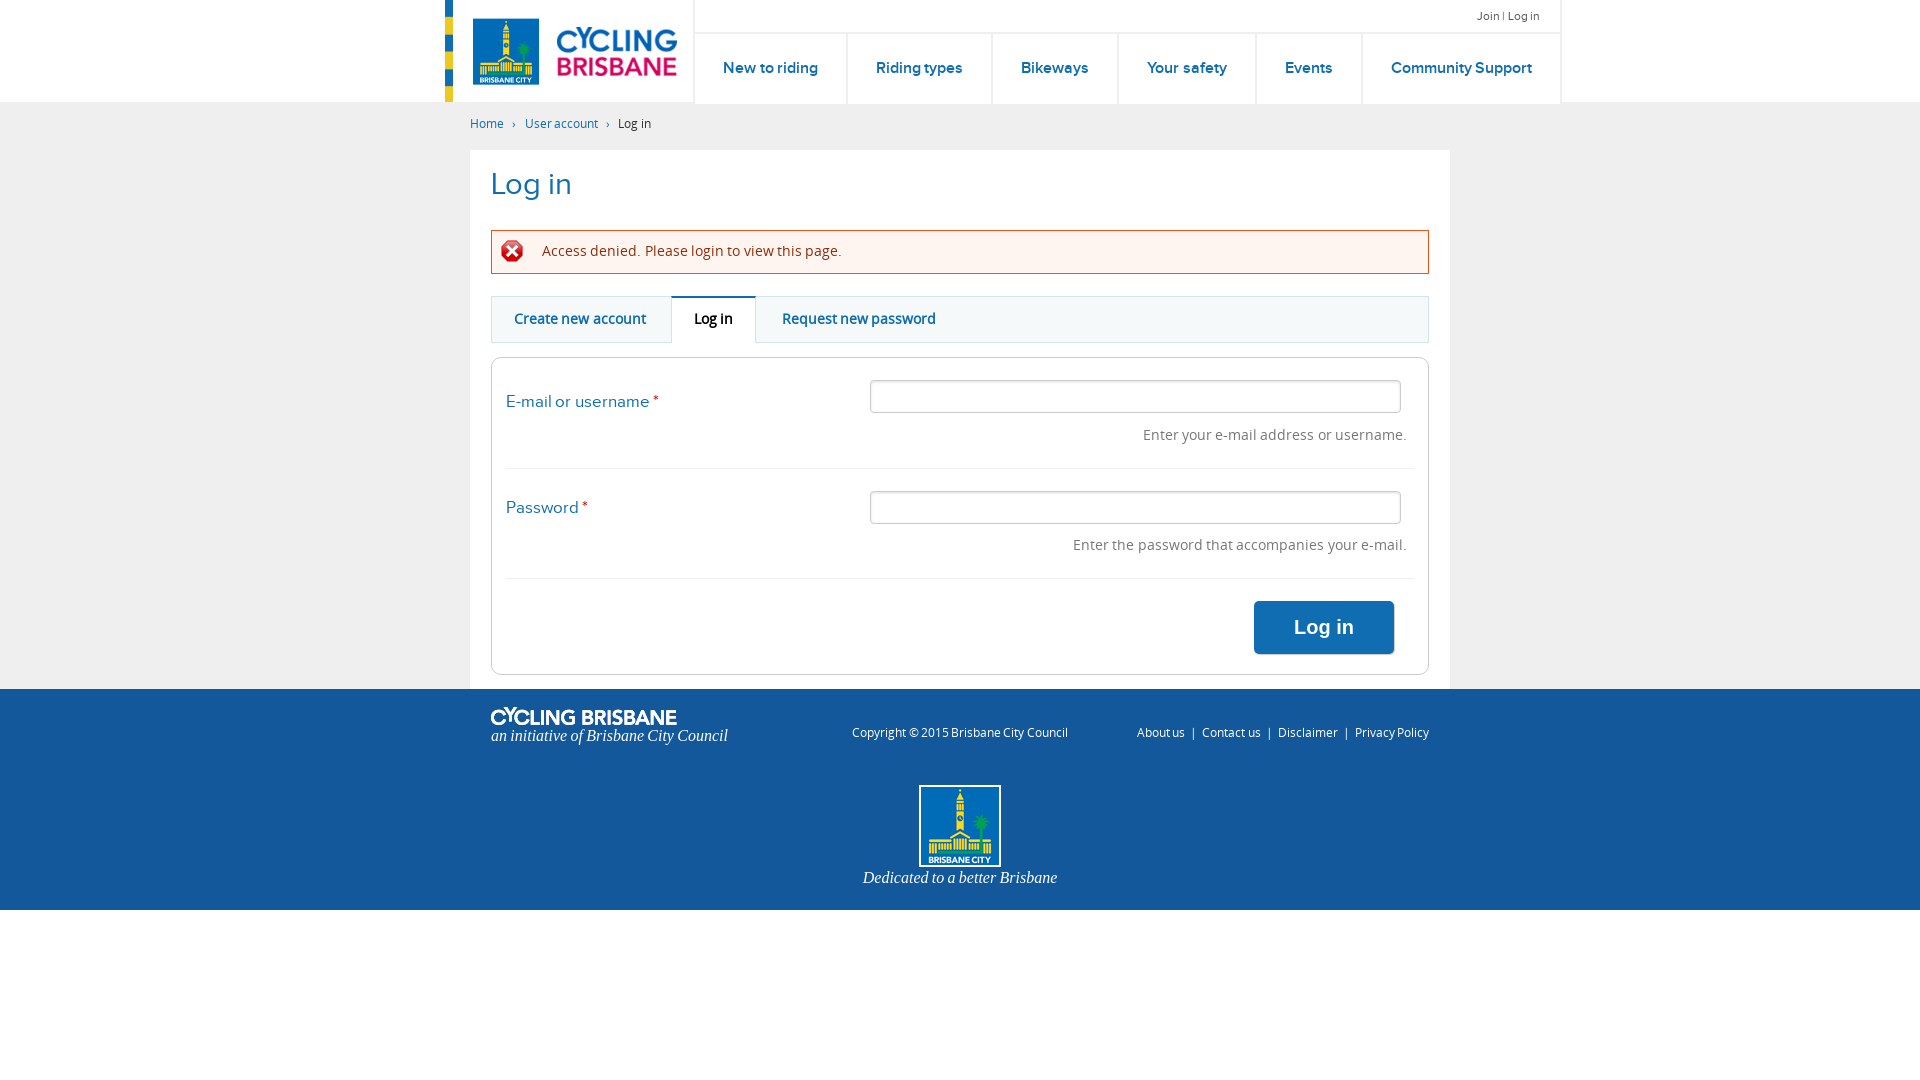 The image size is (1920, 1080). I want to click on 'Bikeways', so click(1054, 68).